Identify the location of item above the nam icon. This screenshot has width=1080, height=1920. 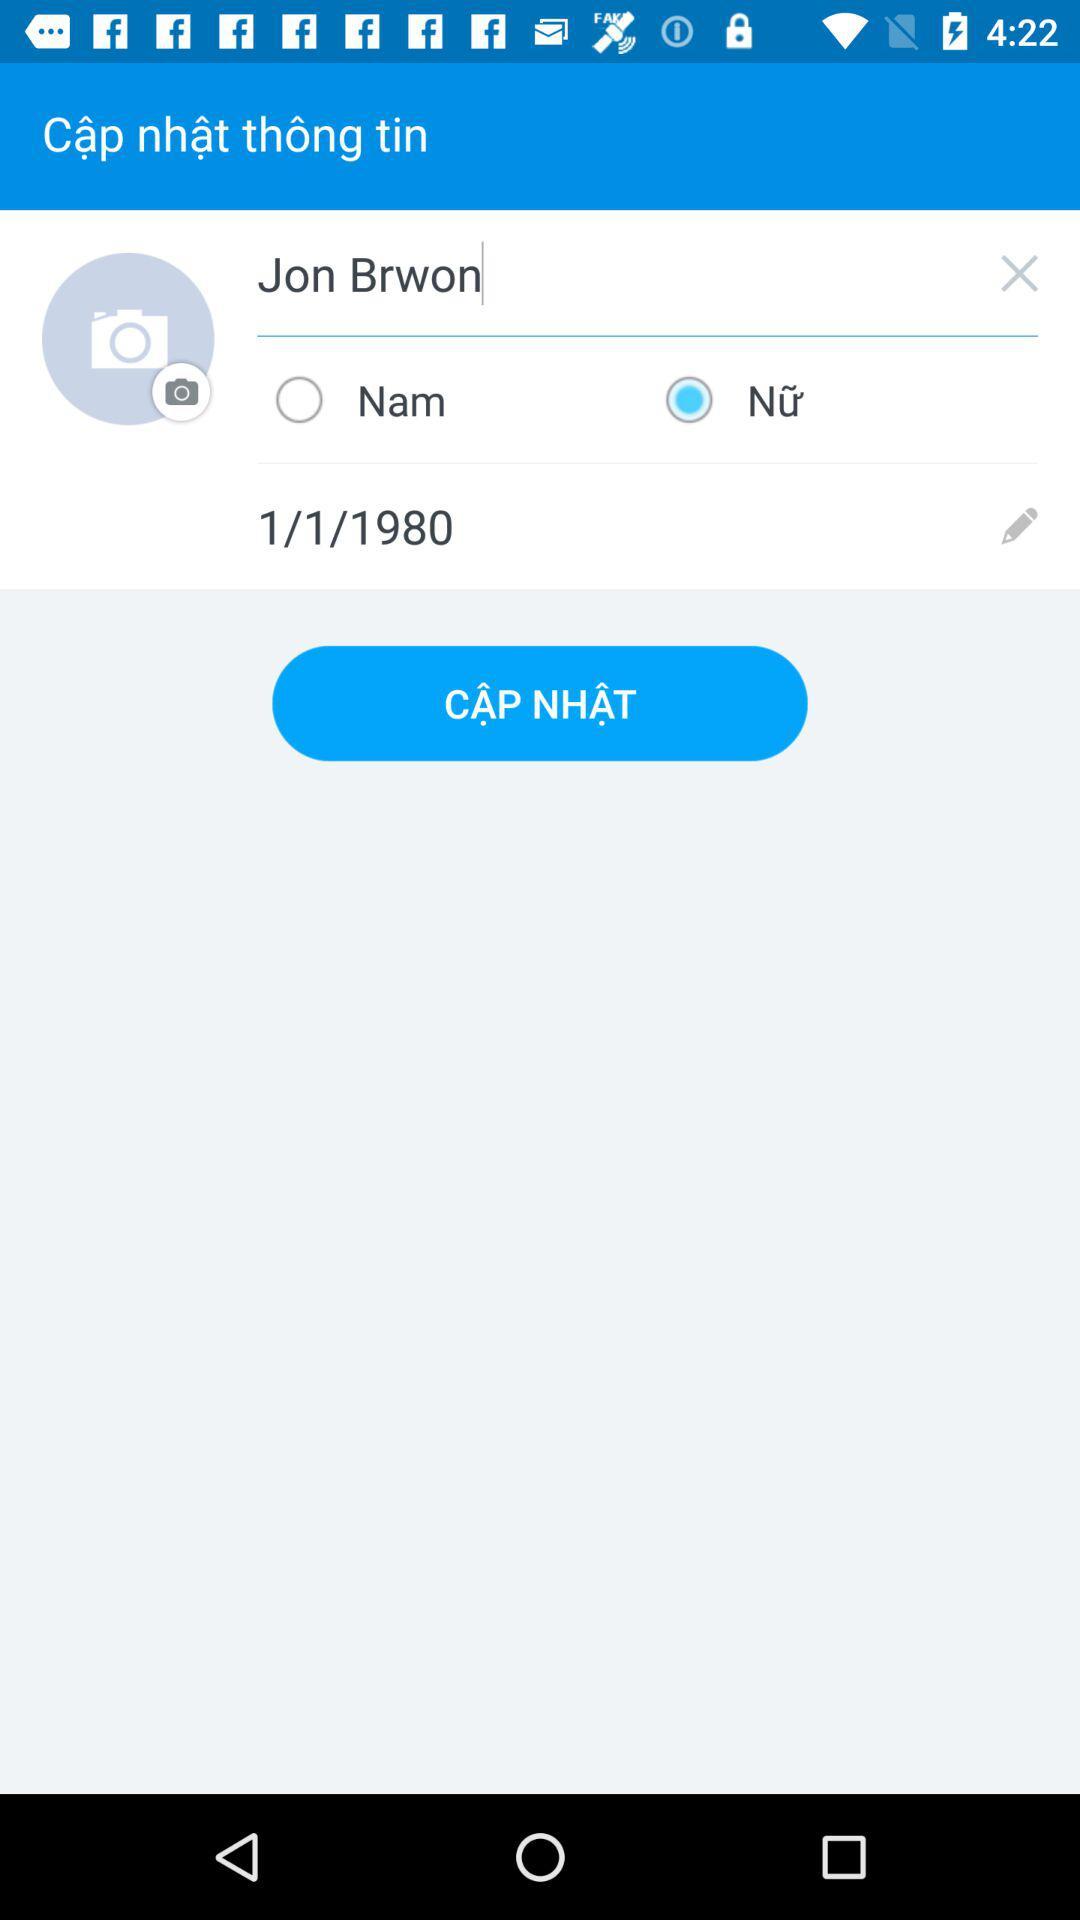
(647, 272).